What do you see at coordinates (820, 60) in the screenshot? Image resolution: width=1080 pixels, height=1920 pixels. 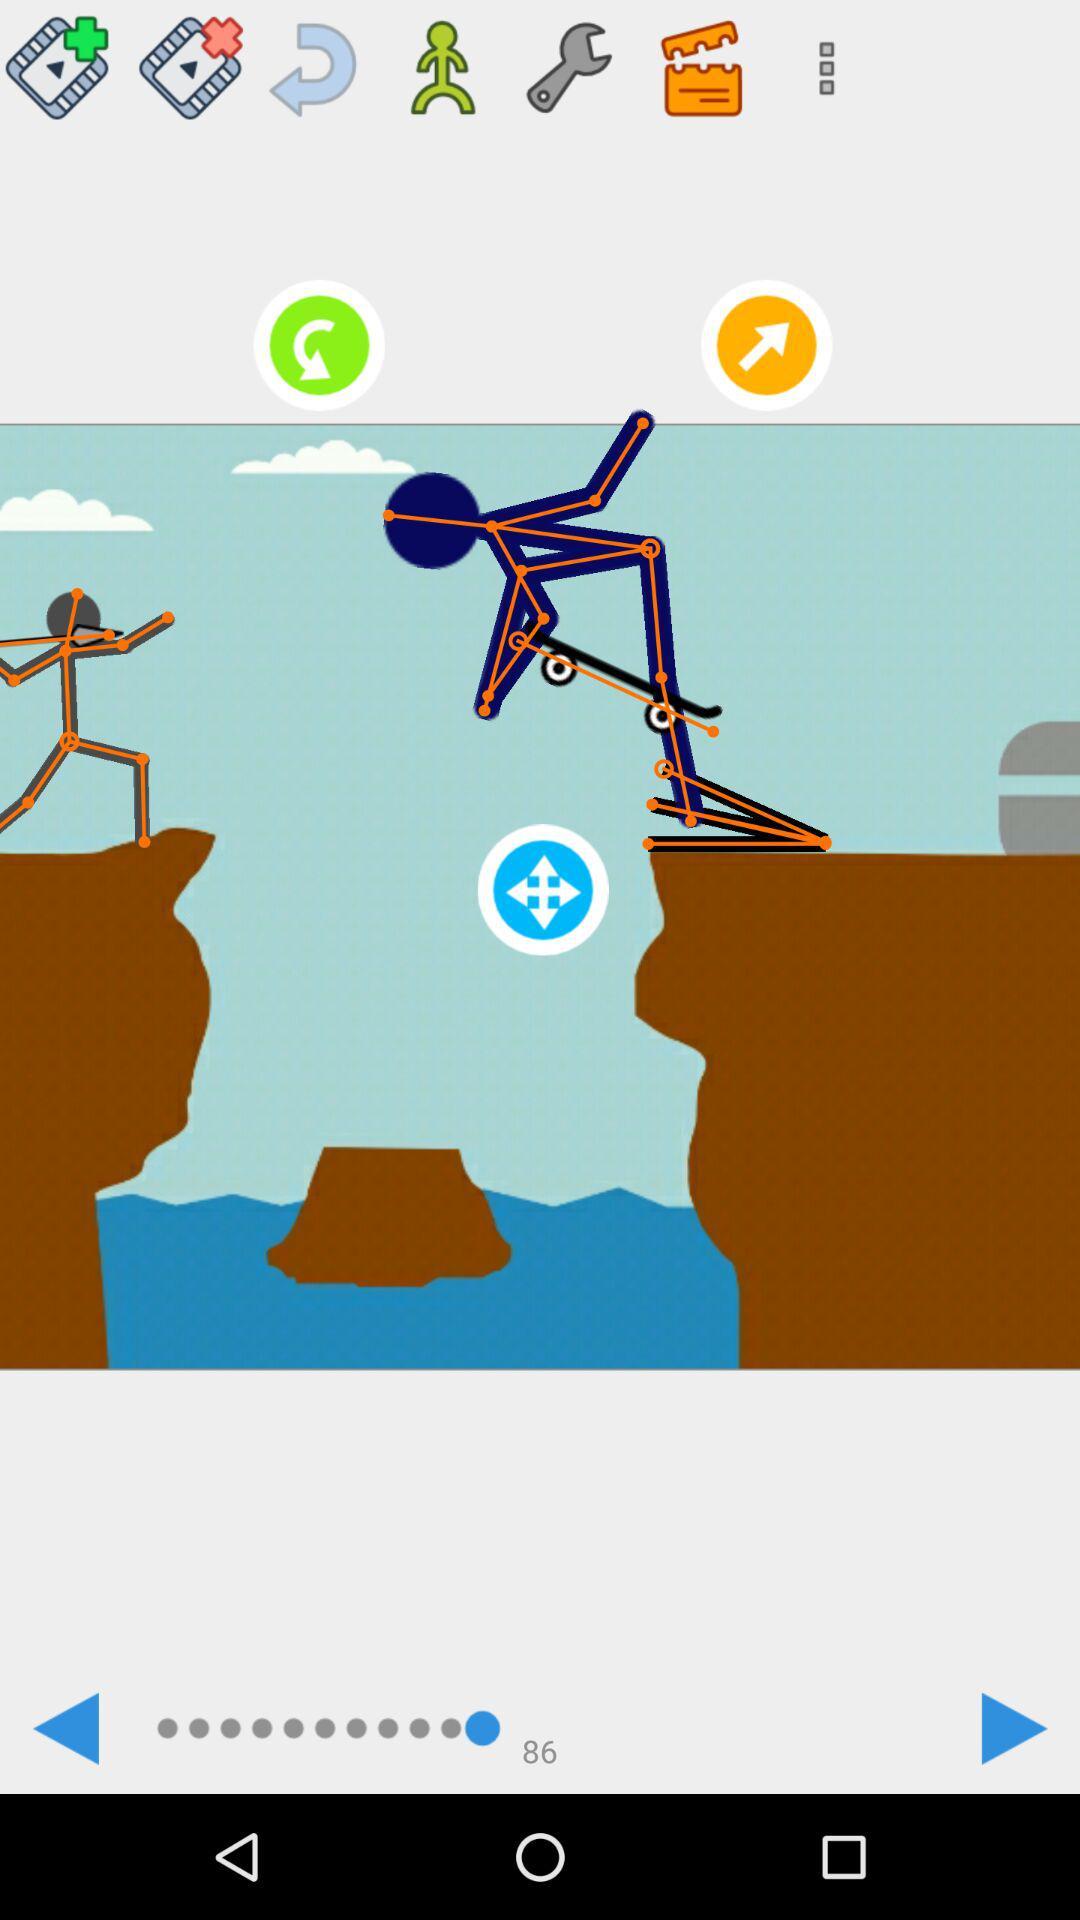 I see `icon at the top right corner` at bounding box center [820, 60].